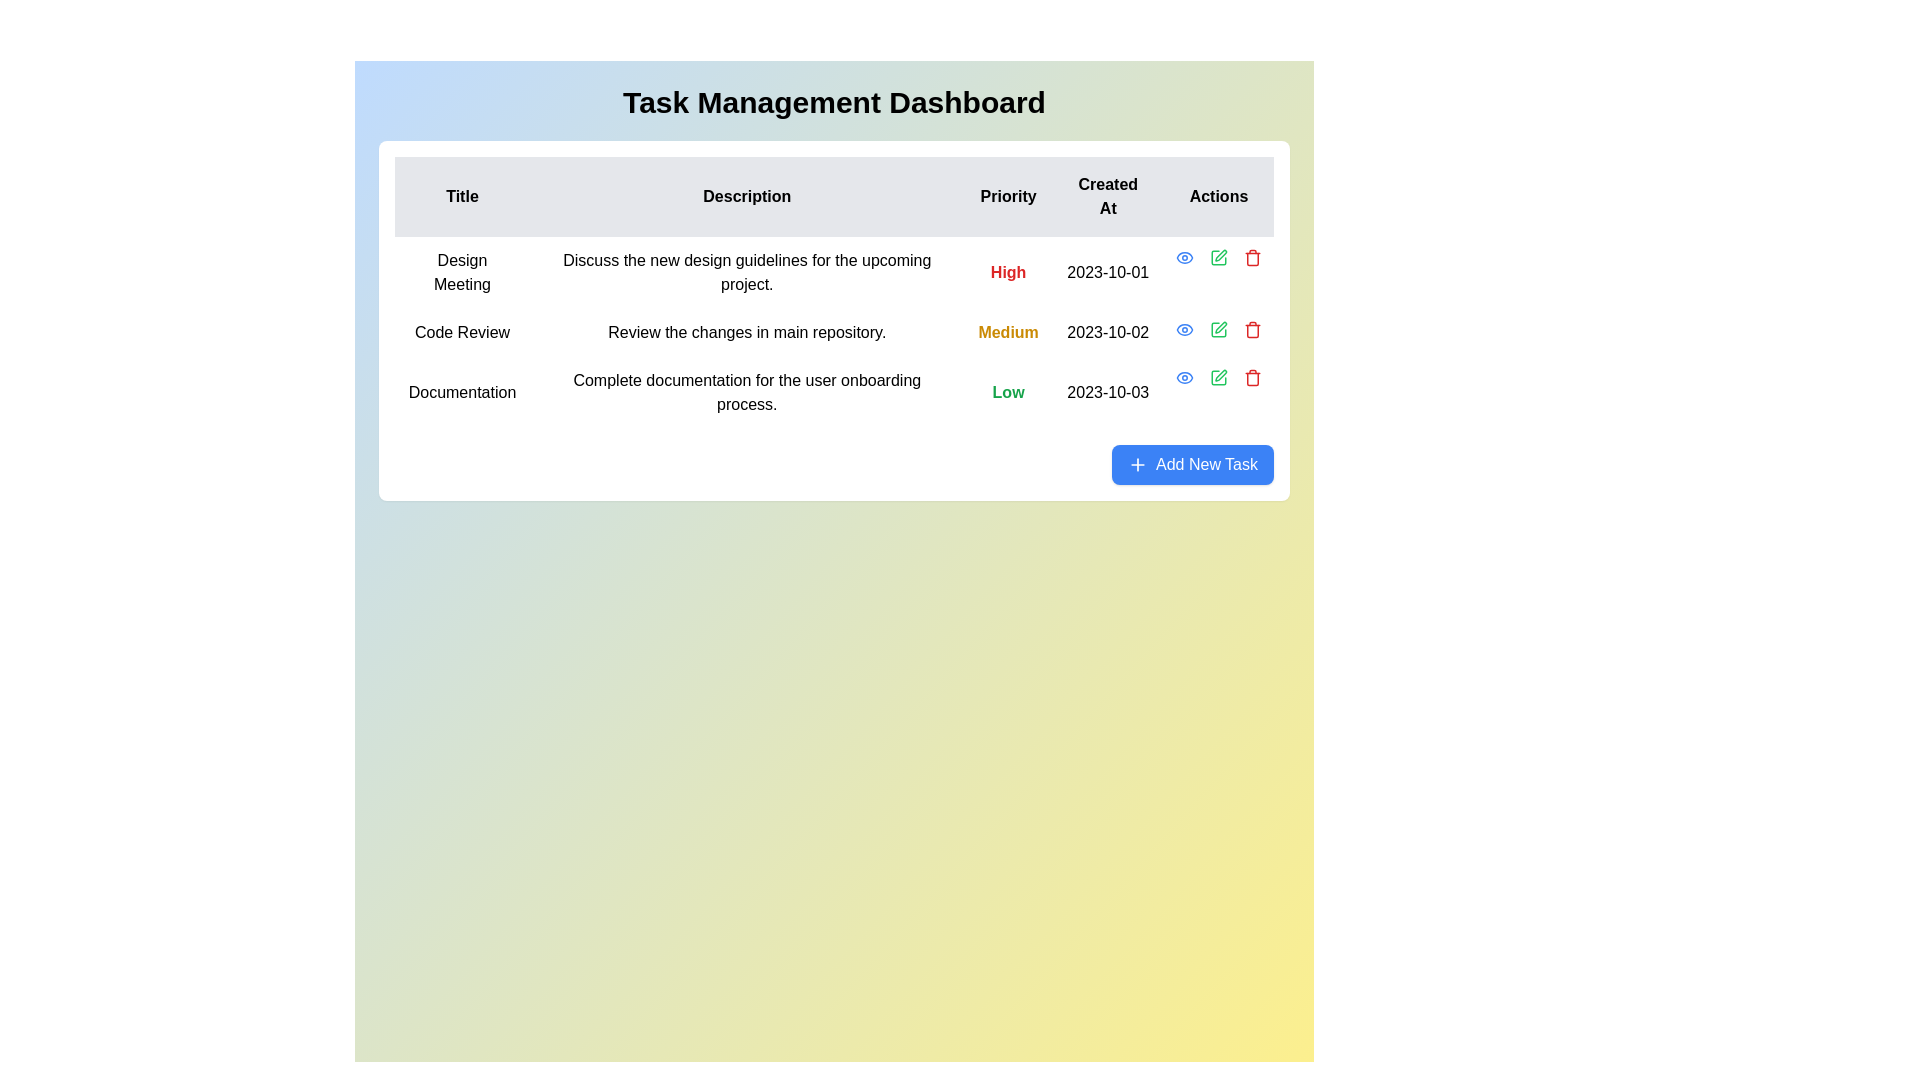 The image size is (1920, 1080). I want to click on the trash icon in the 'Actions' column of the task table corresponding to the 'Documentation' row, so click(1251, 258).